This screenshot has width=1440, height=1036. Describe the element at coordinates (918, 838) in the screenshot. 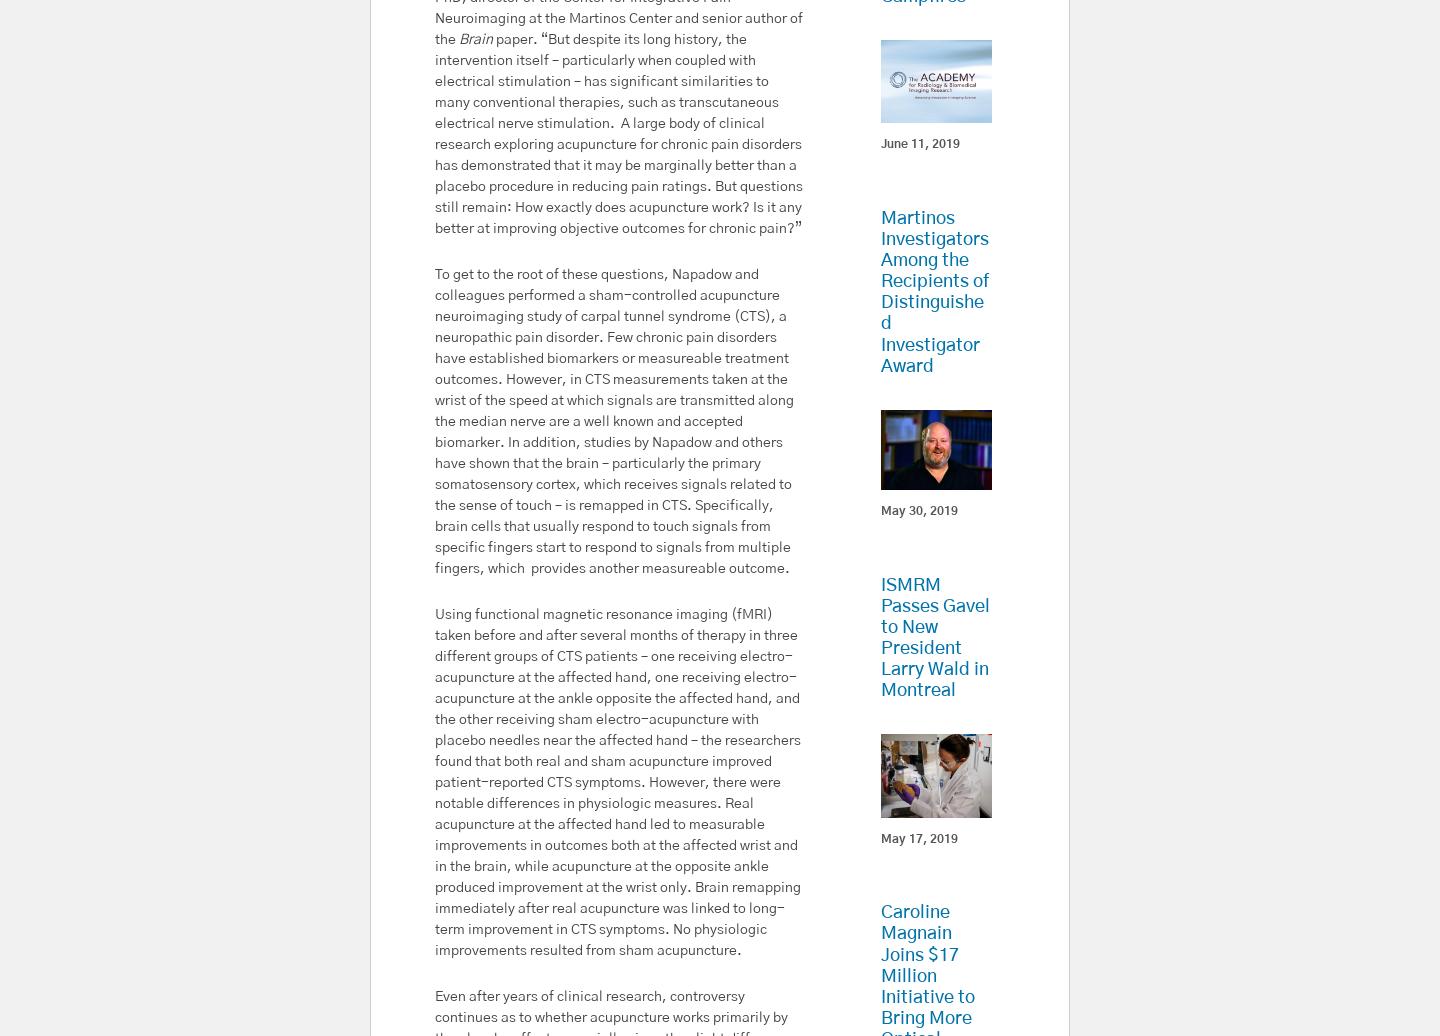

I see `'May 17, 2019'` at that location.